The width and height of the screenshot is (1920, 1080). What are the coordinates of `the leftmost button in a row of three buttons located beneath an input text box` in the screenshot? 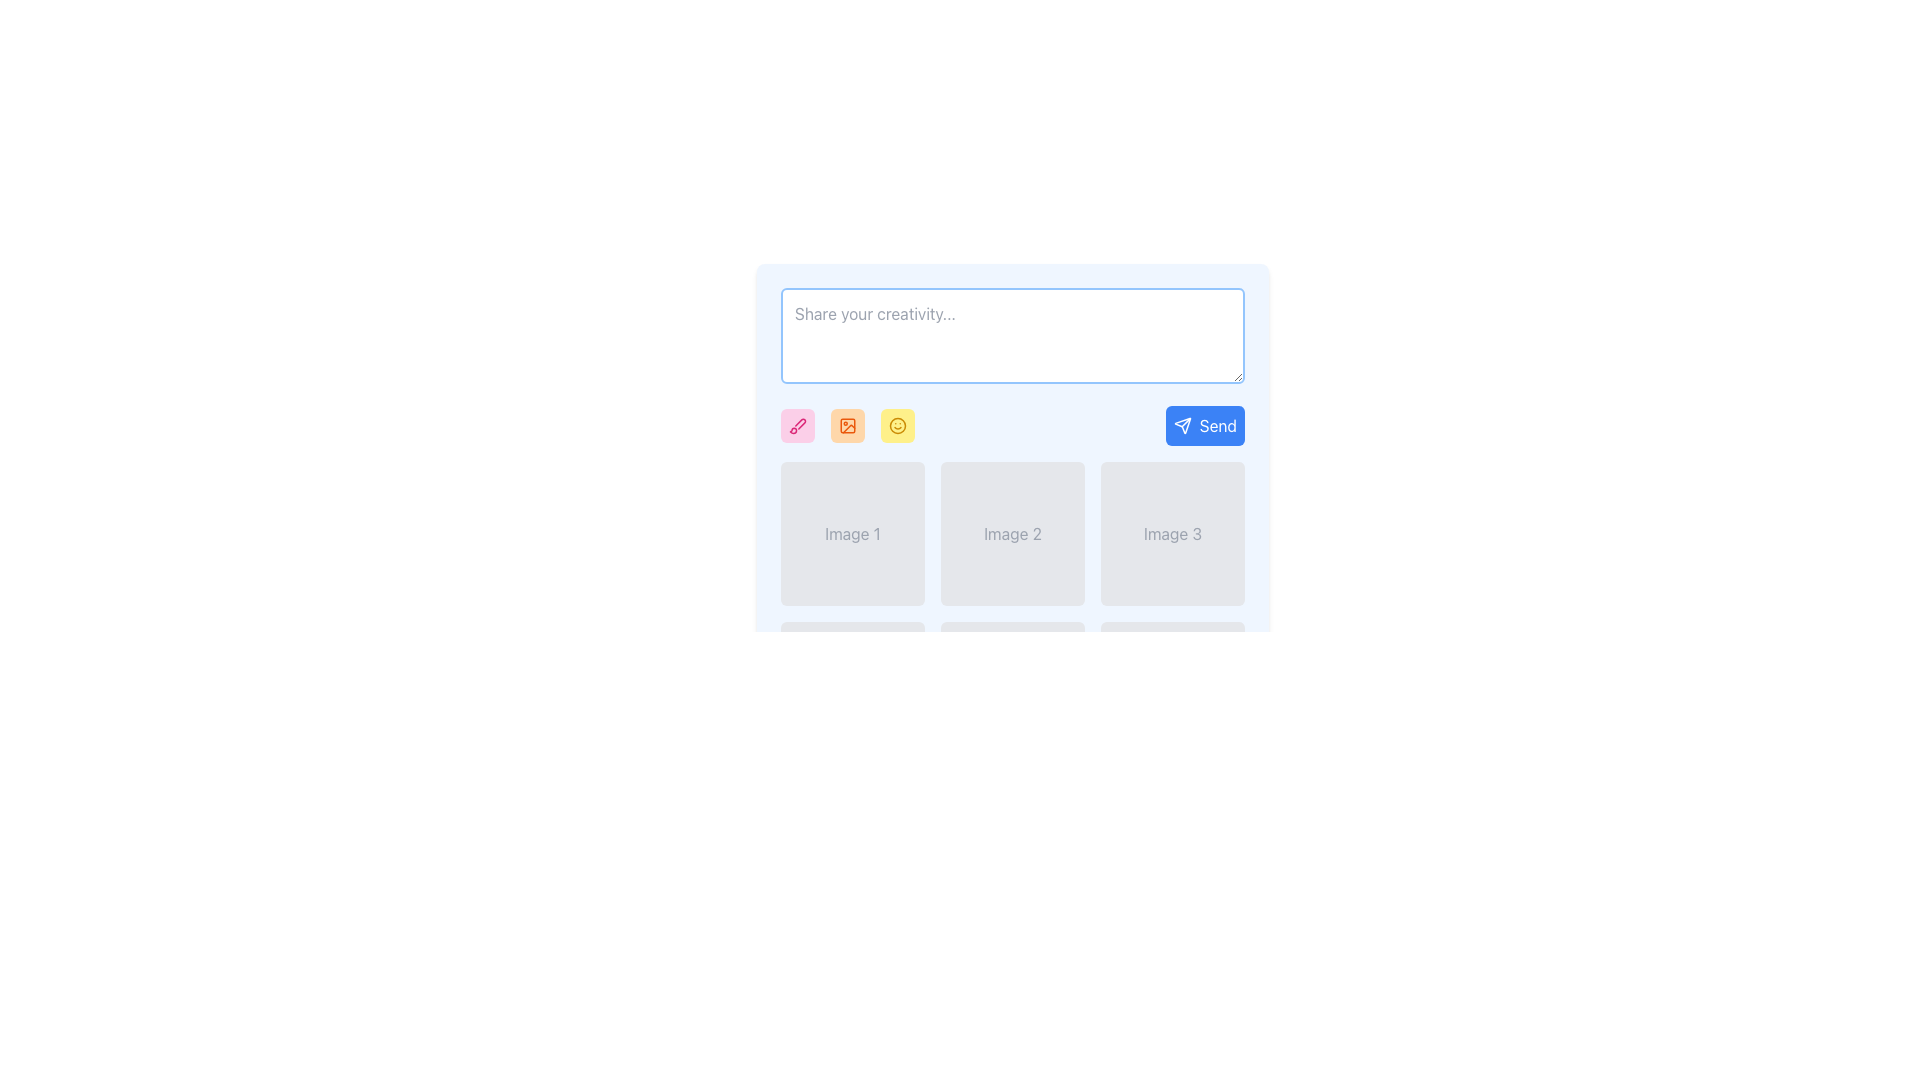 It's located at (796, 424).